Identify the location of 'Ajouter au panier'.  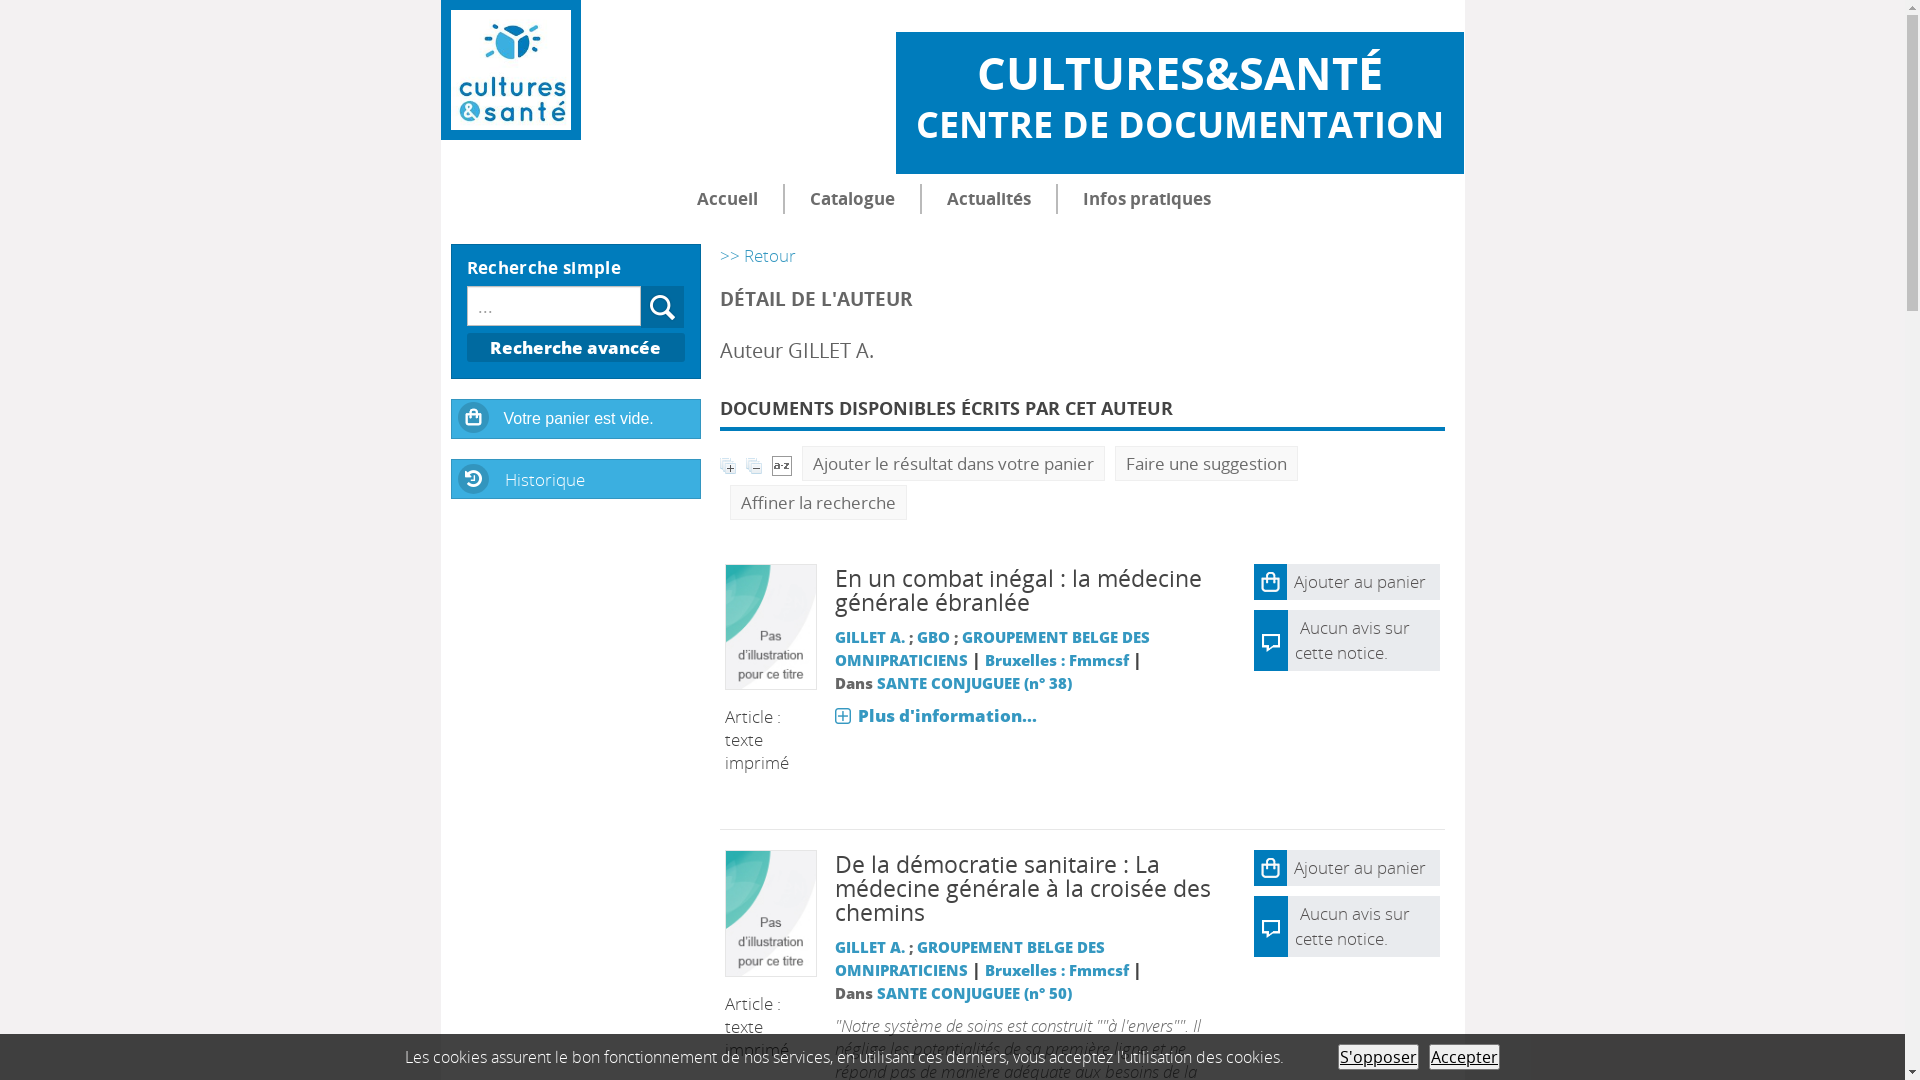
(1347, 582).